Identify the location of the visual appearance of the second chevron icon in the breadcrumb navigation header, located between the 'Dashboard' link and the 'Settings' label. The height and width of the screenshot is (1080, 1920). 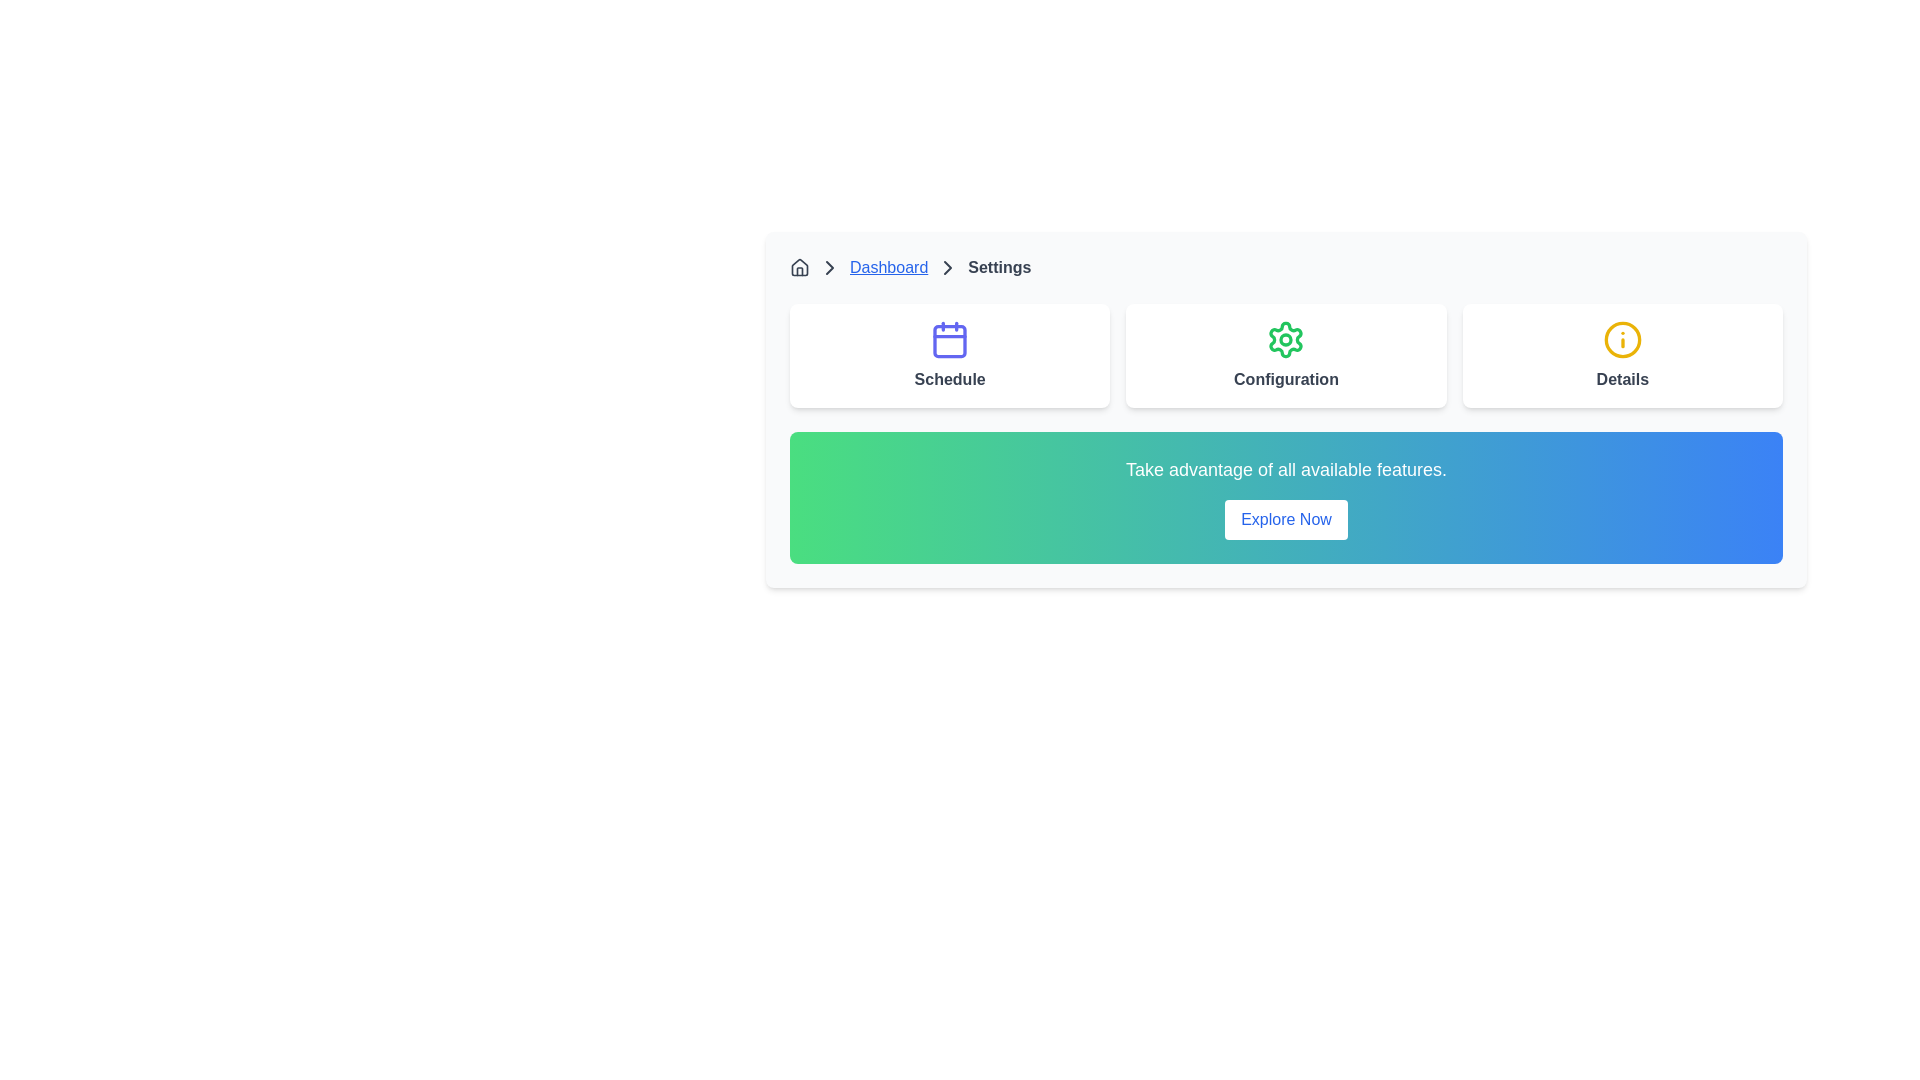
(947, 266).